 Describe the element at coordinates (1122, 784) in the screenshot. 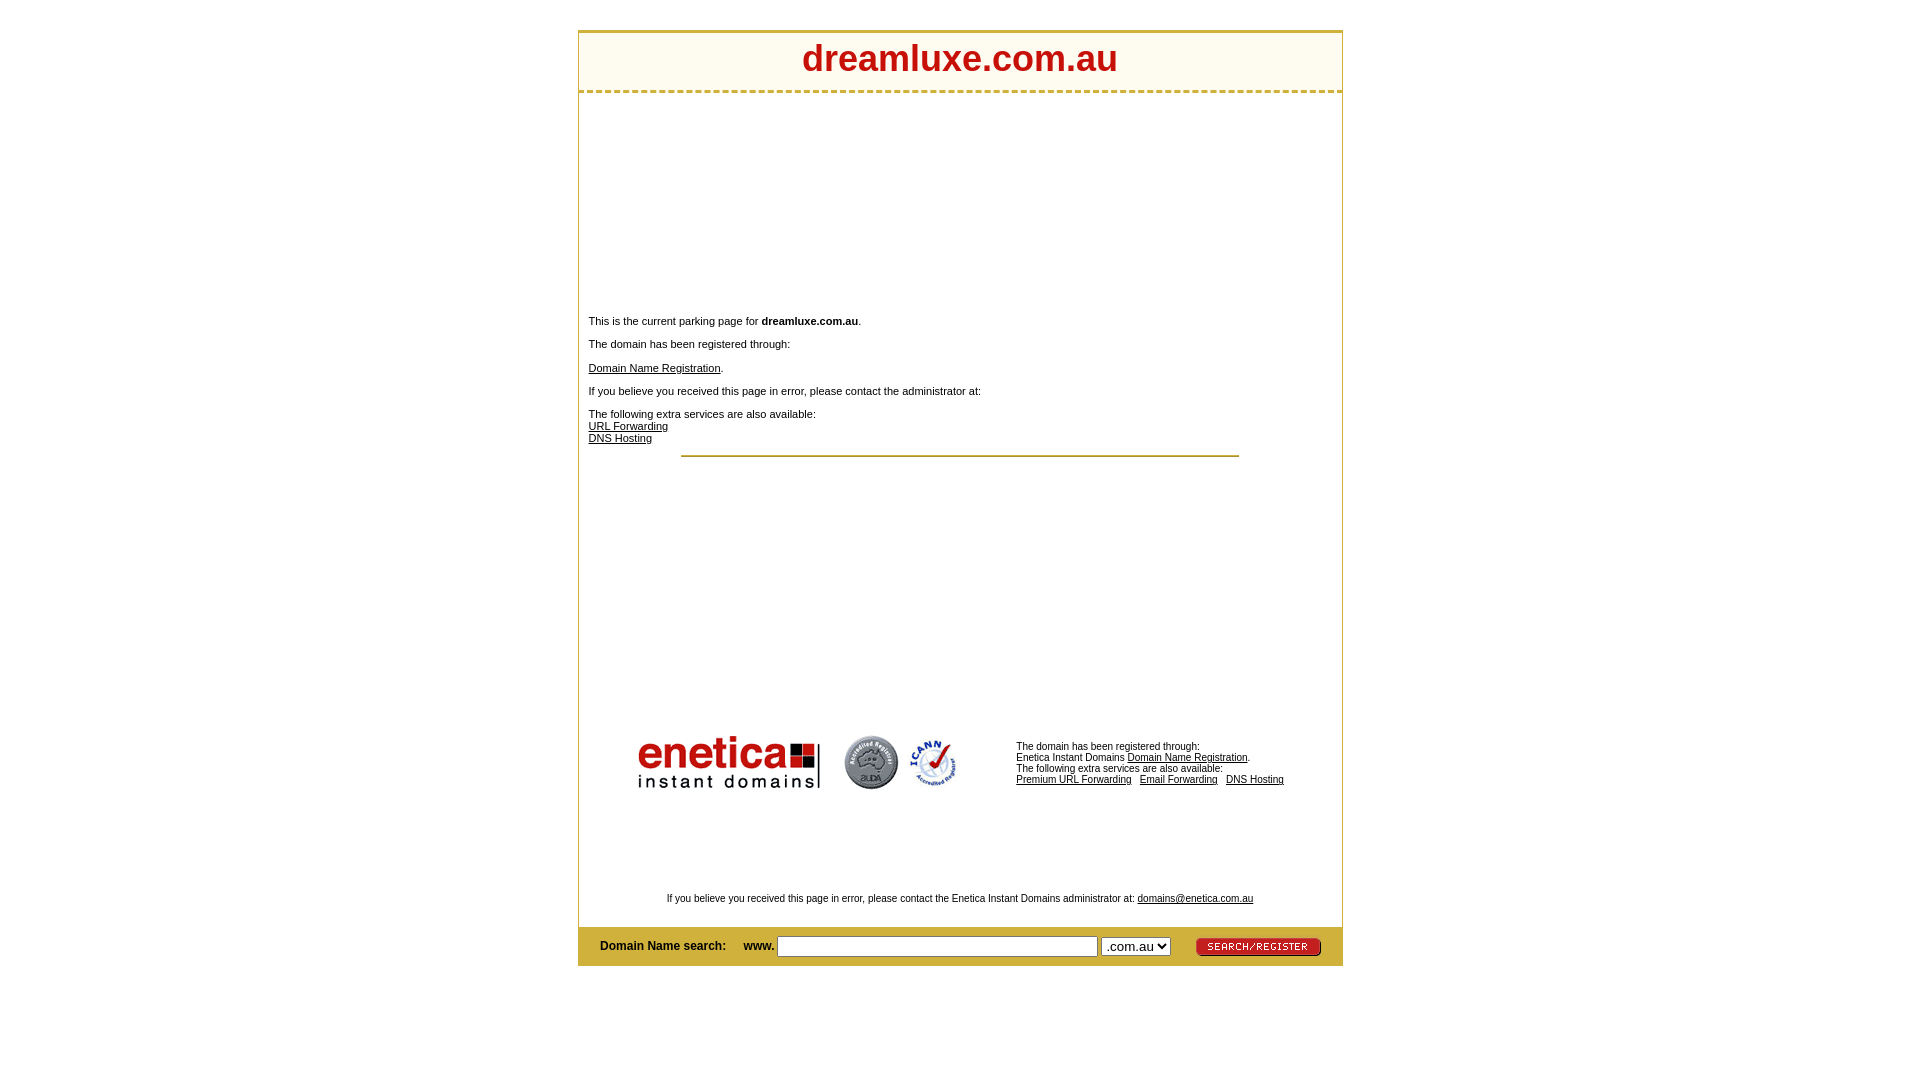

I see `'Premium URL Forwarding'` at that location.